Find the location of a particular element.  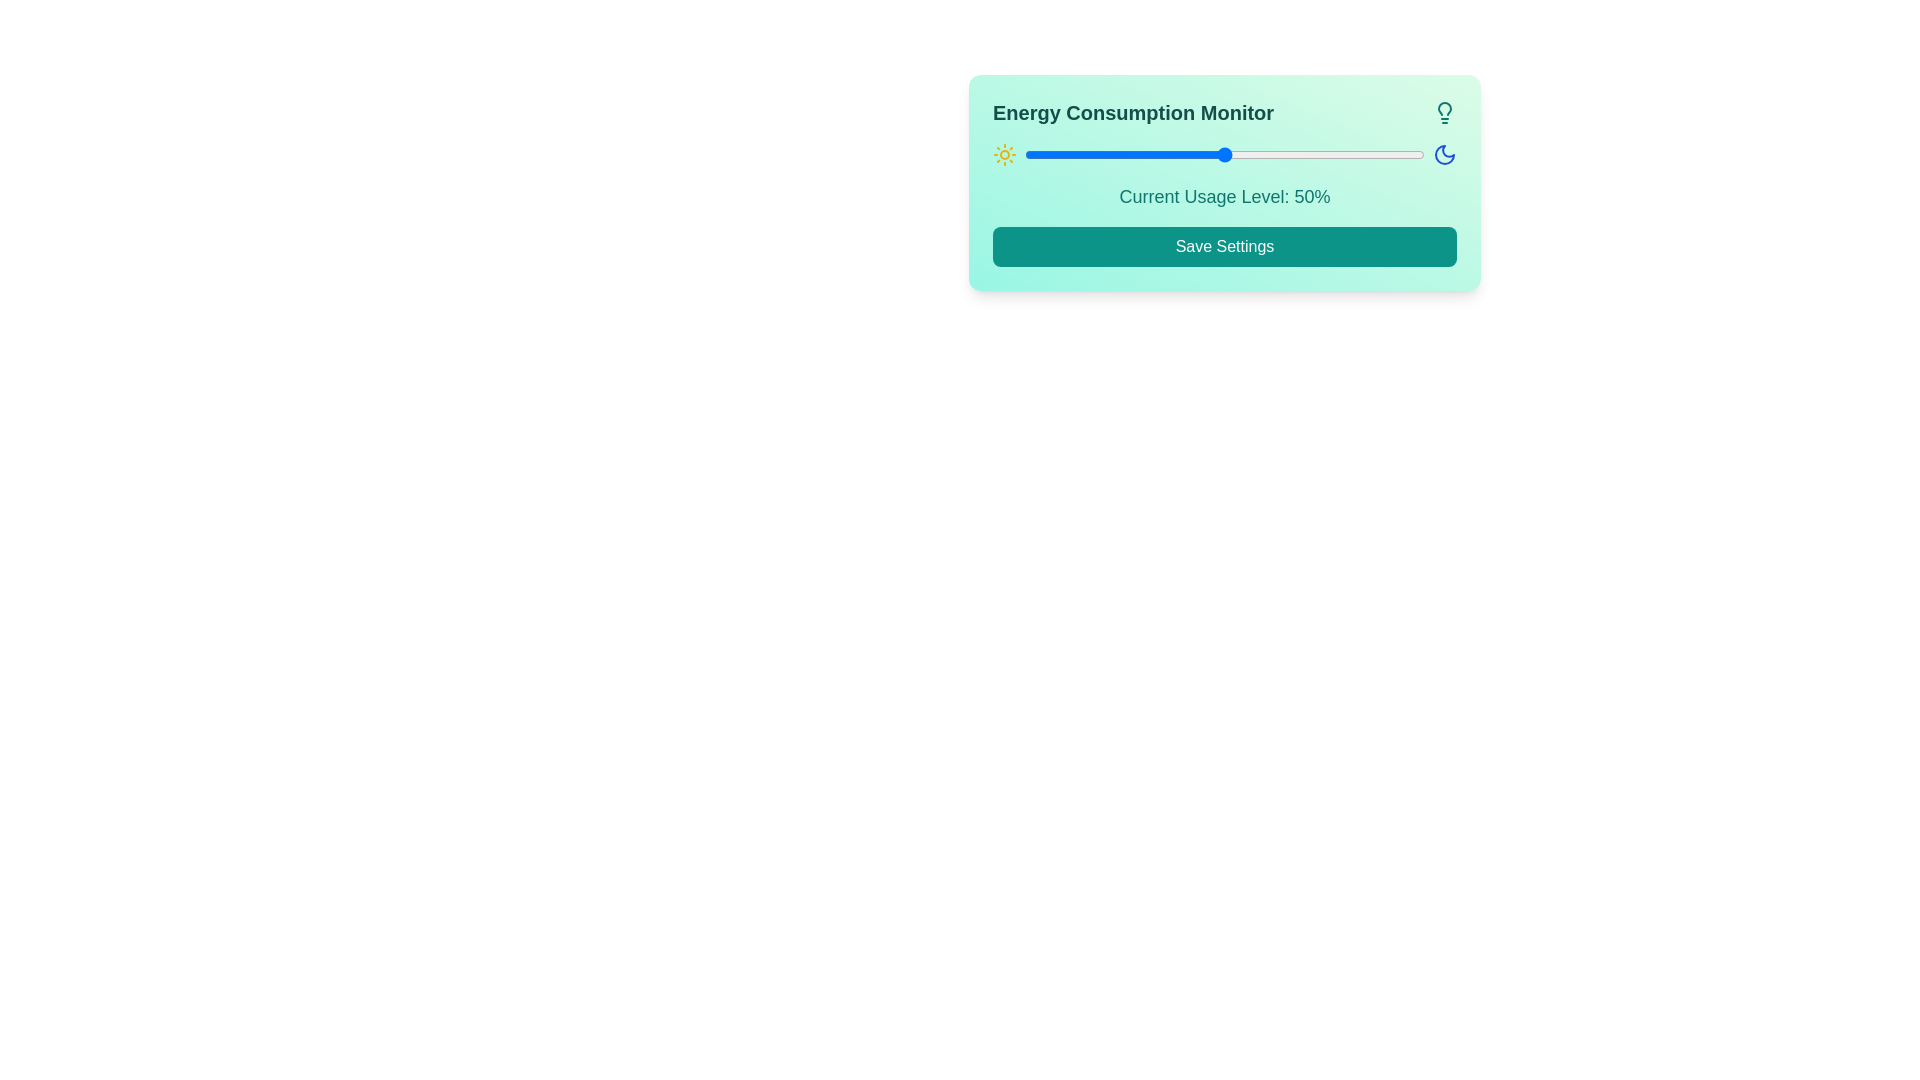

the lightbulb icon to activate its functionality is located at coordinates (1444, 112).